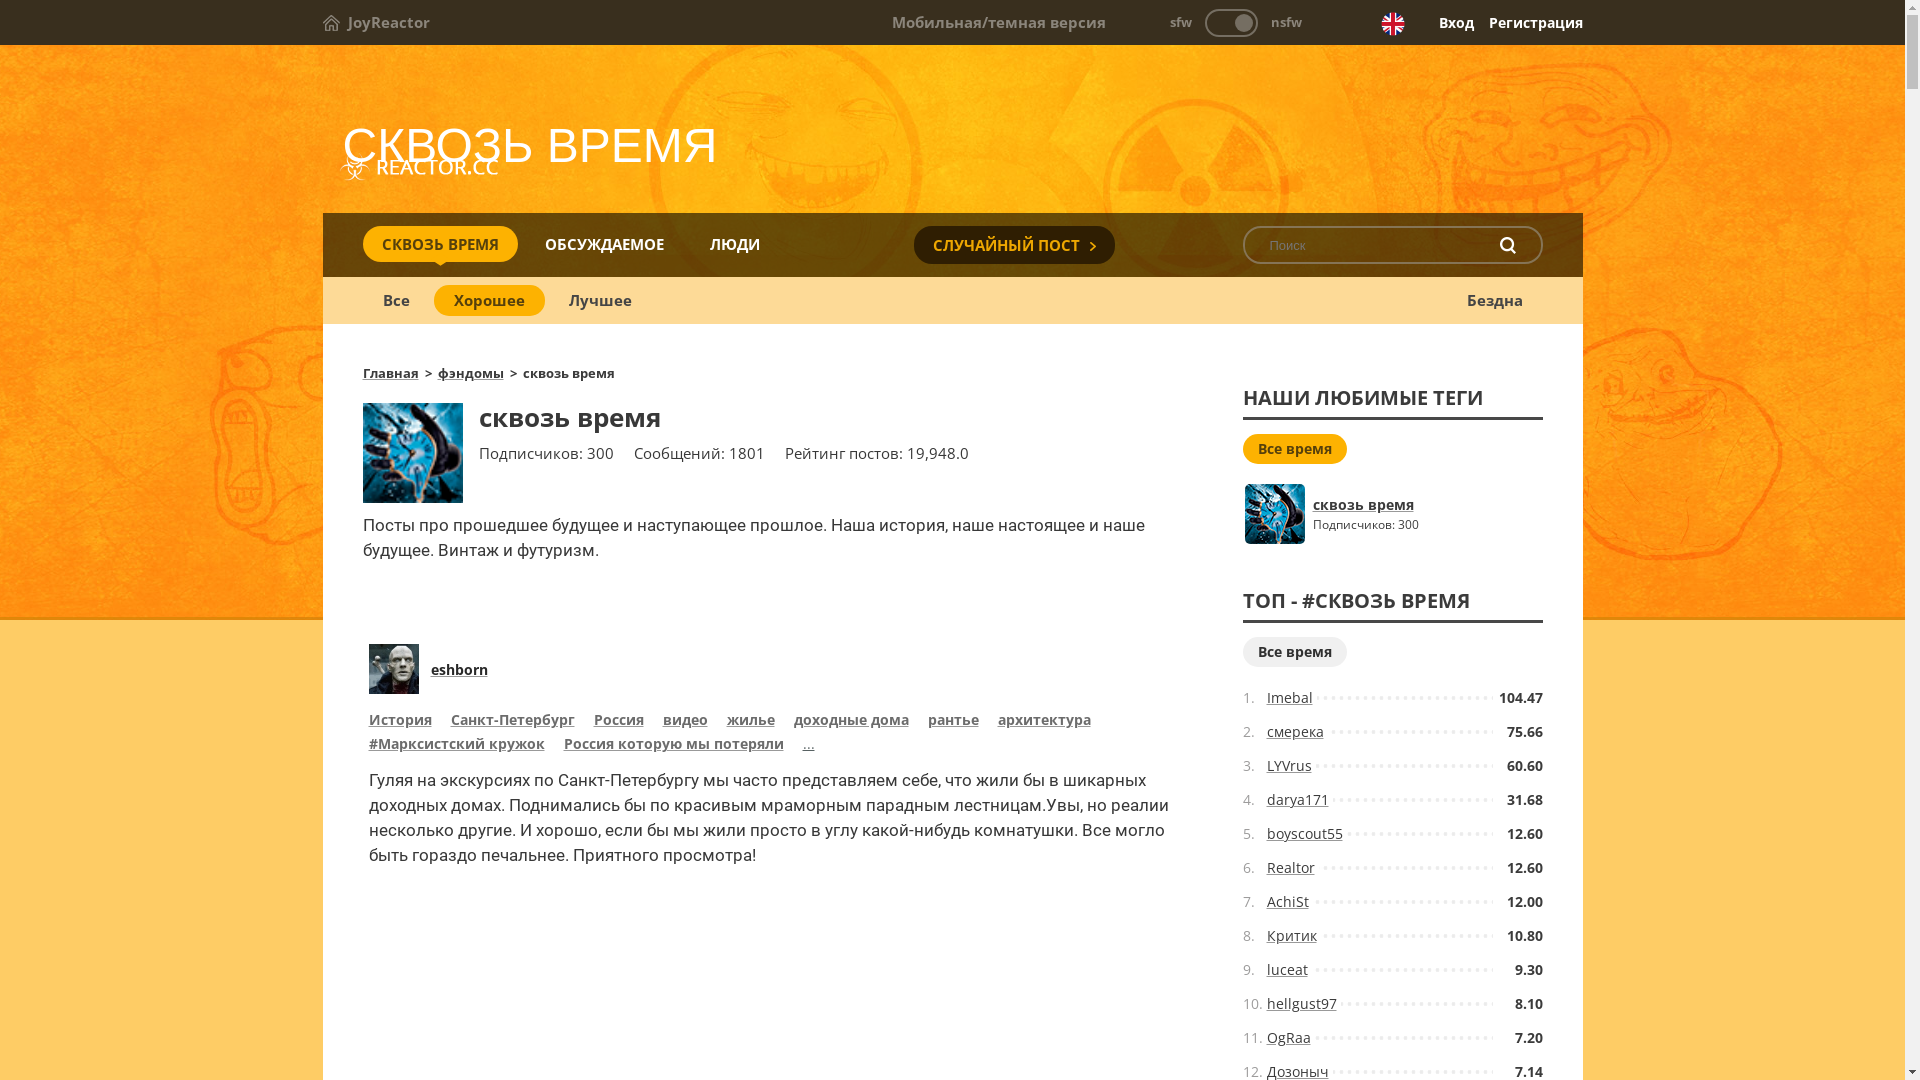 Image resolution: width=1920 pixels, height=1080 pixels. I want to click on 'English version', so click(1391, 23).